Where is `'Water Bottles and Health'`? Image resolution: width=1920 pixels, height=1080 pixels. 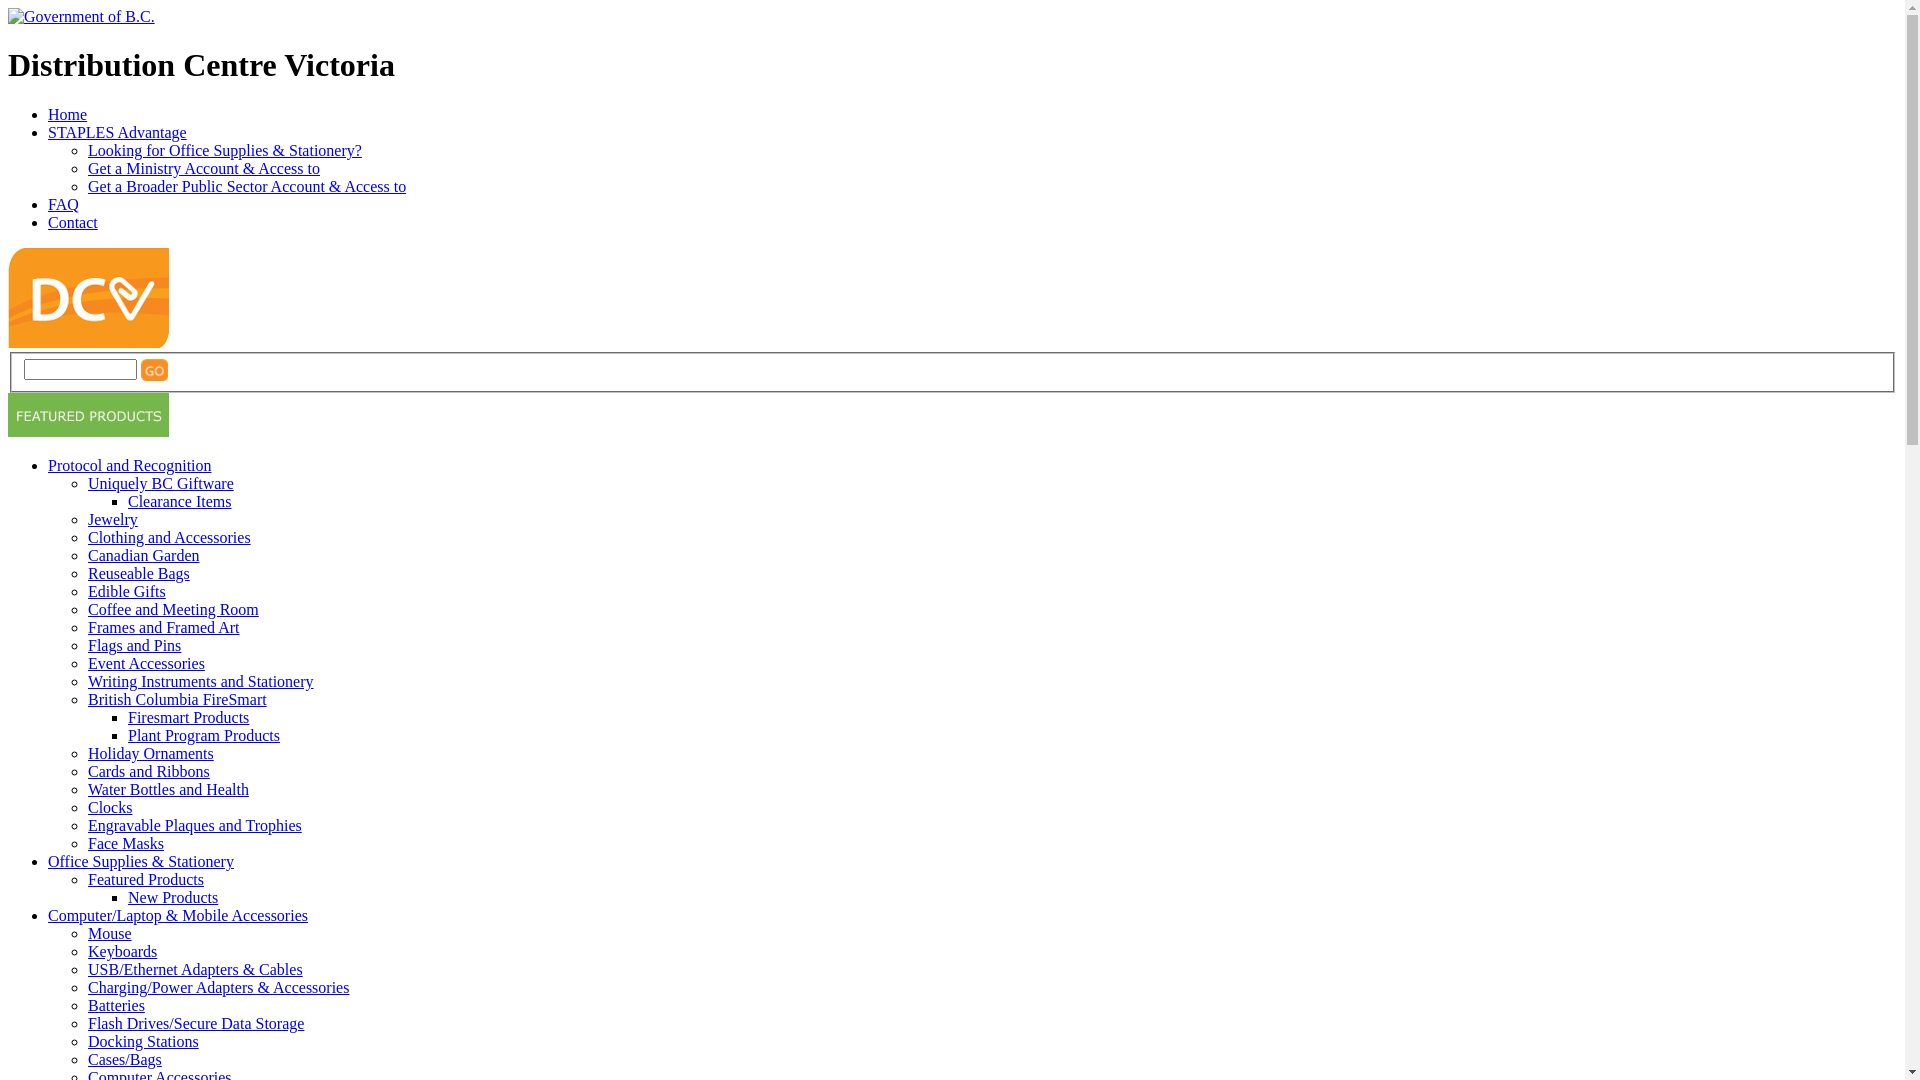 'Water Bottles and Health' is located at coordinates (168, 788).